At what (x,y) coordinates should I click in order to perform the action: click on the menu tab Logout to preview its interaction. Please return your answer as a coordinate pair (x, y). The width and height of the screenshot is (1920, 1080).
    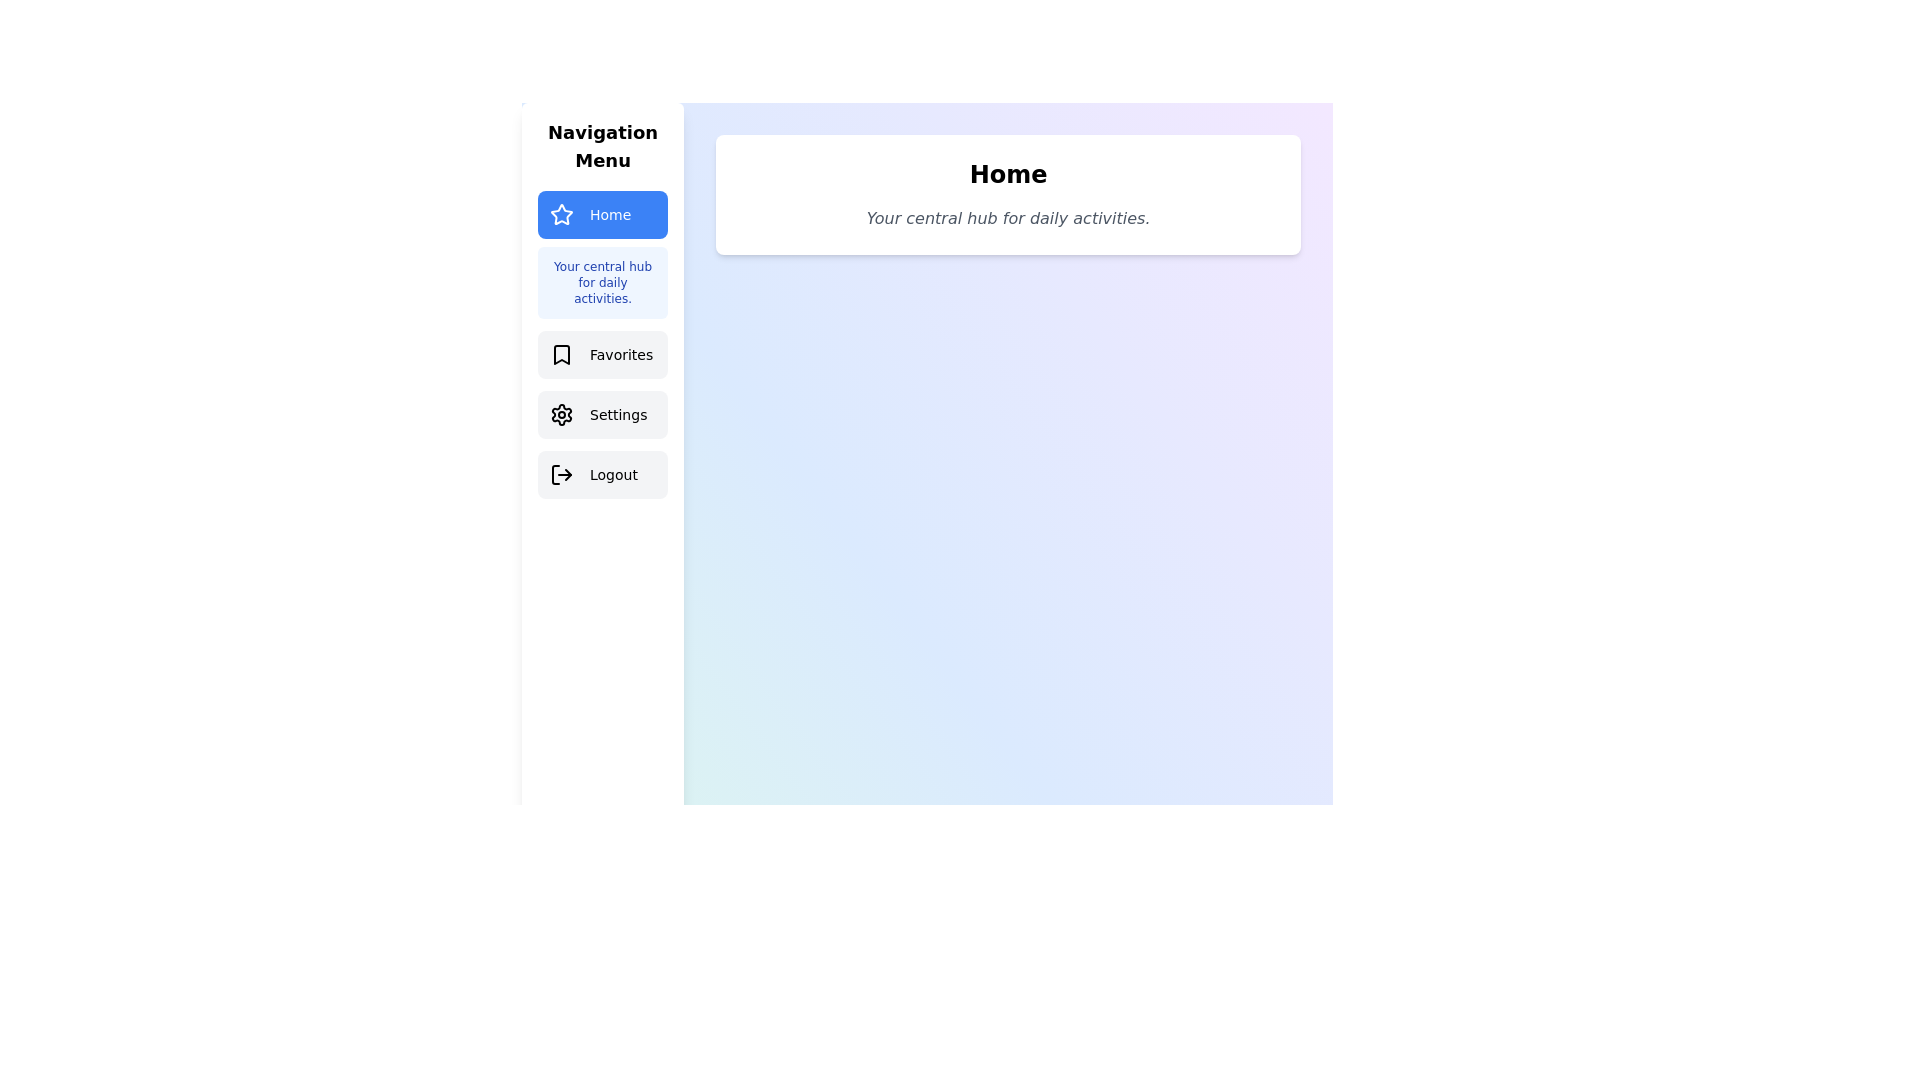
    Looking at the image, I should click on (602, 474).